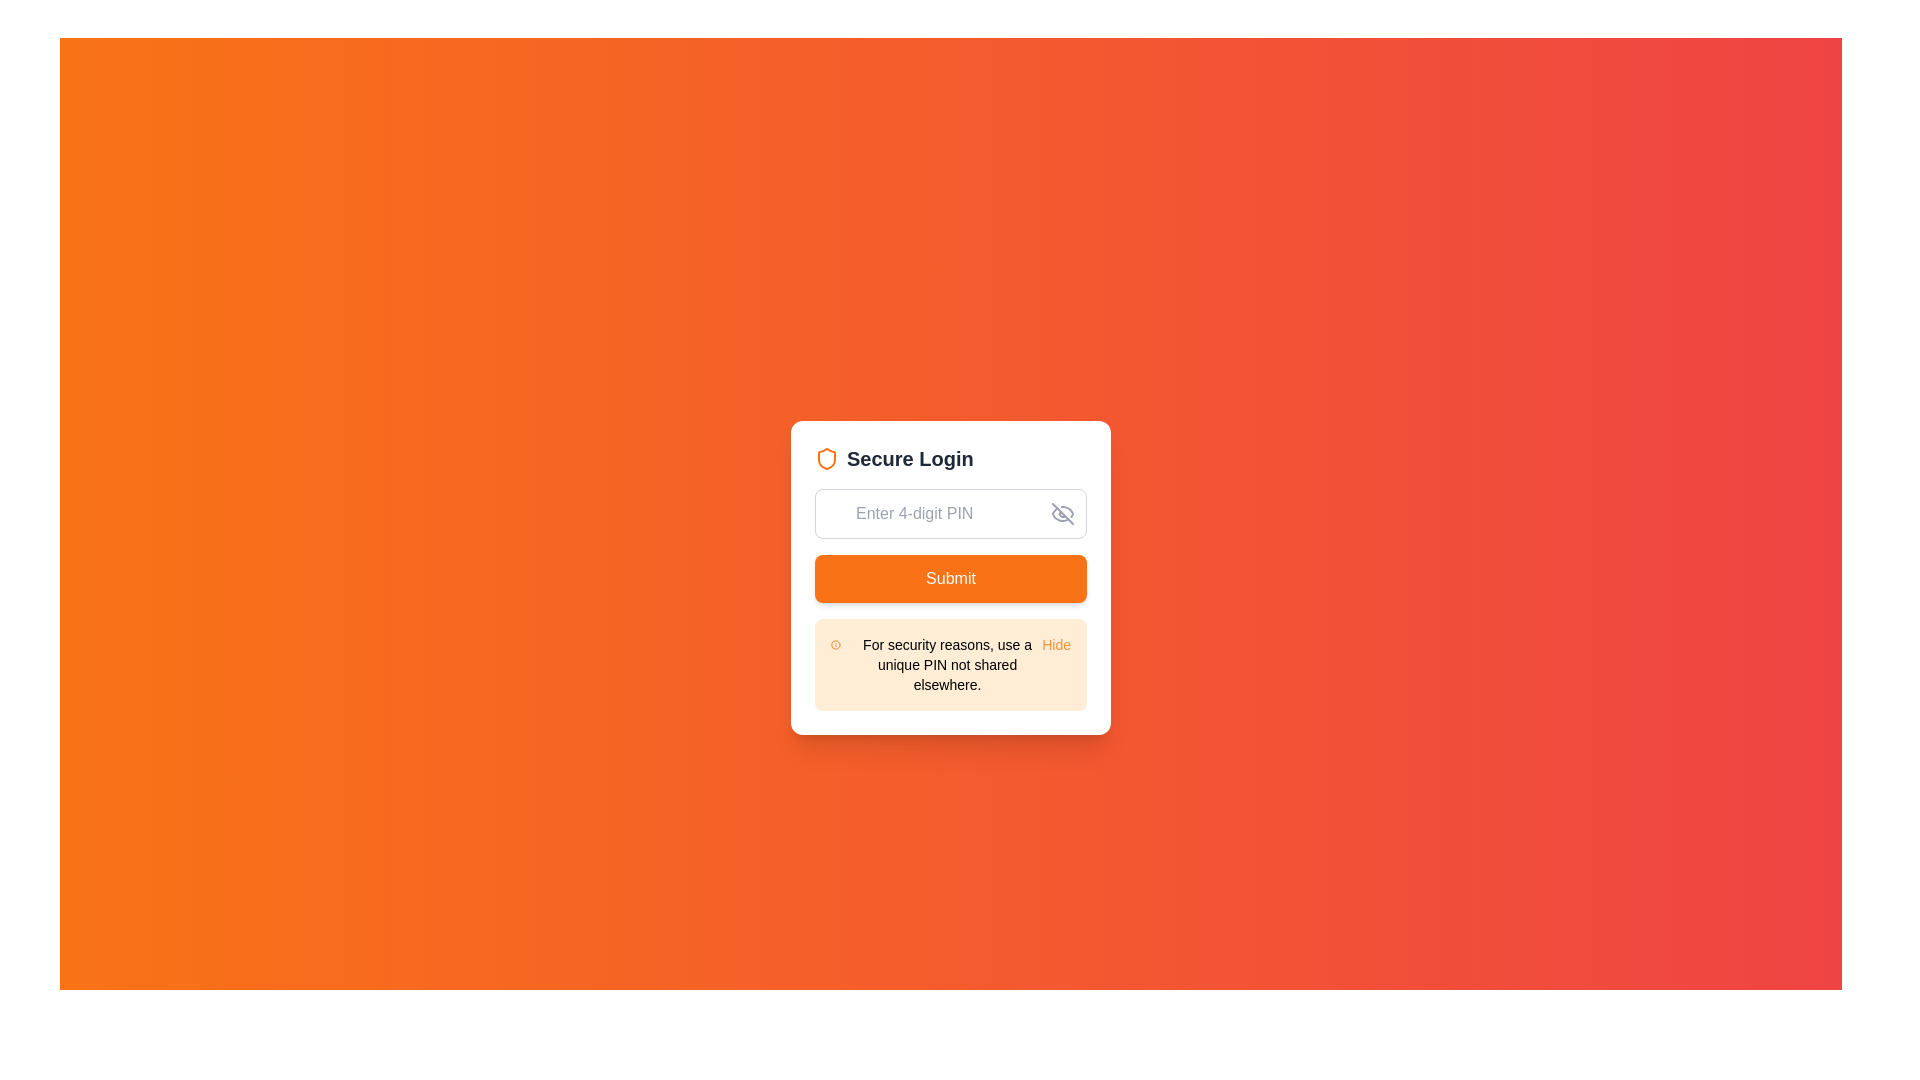 This screenshot has height=1080, width=1920. What do you see at coordinates (1059, 513) in the screenshot?
I see `the graphic element representing a 'hide' or 'invisible' functionality, which is part of an eye icon positioned above an input field` at bounding box center [1059, 513].